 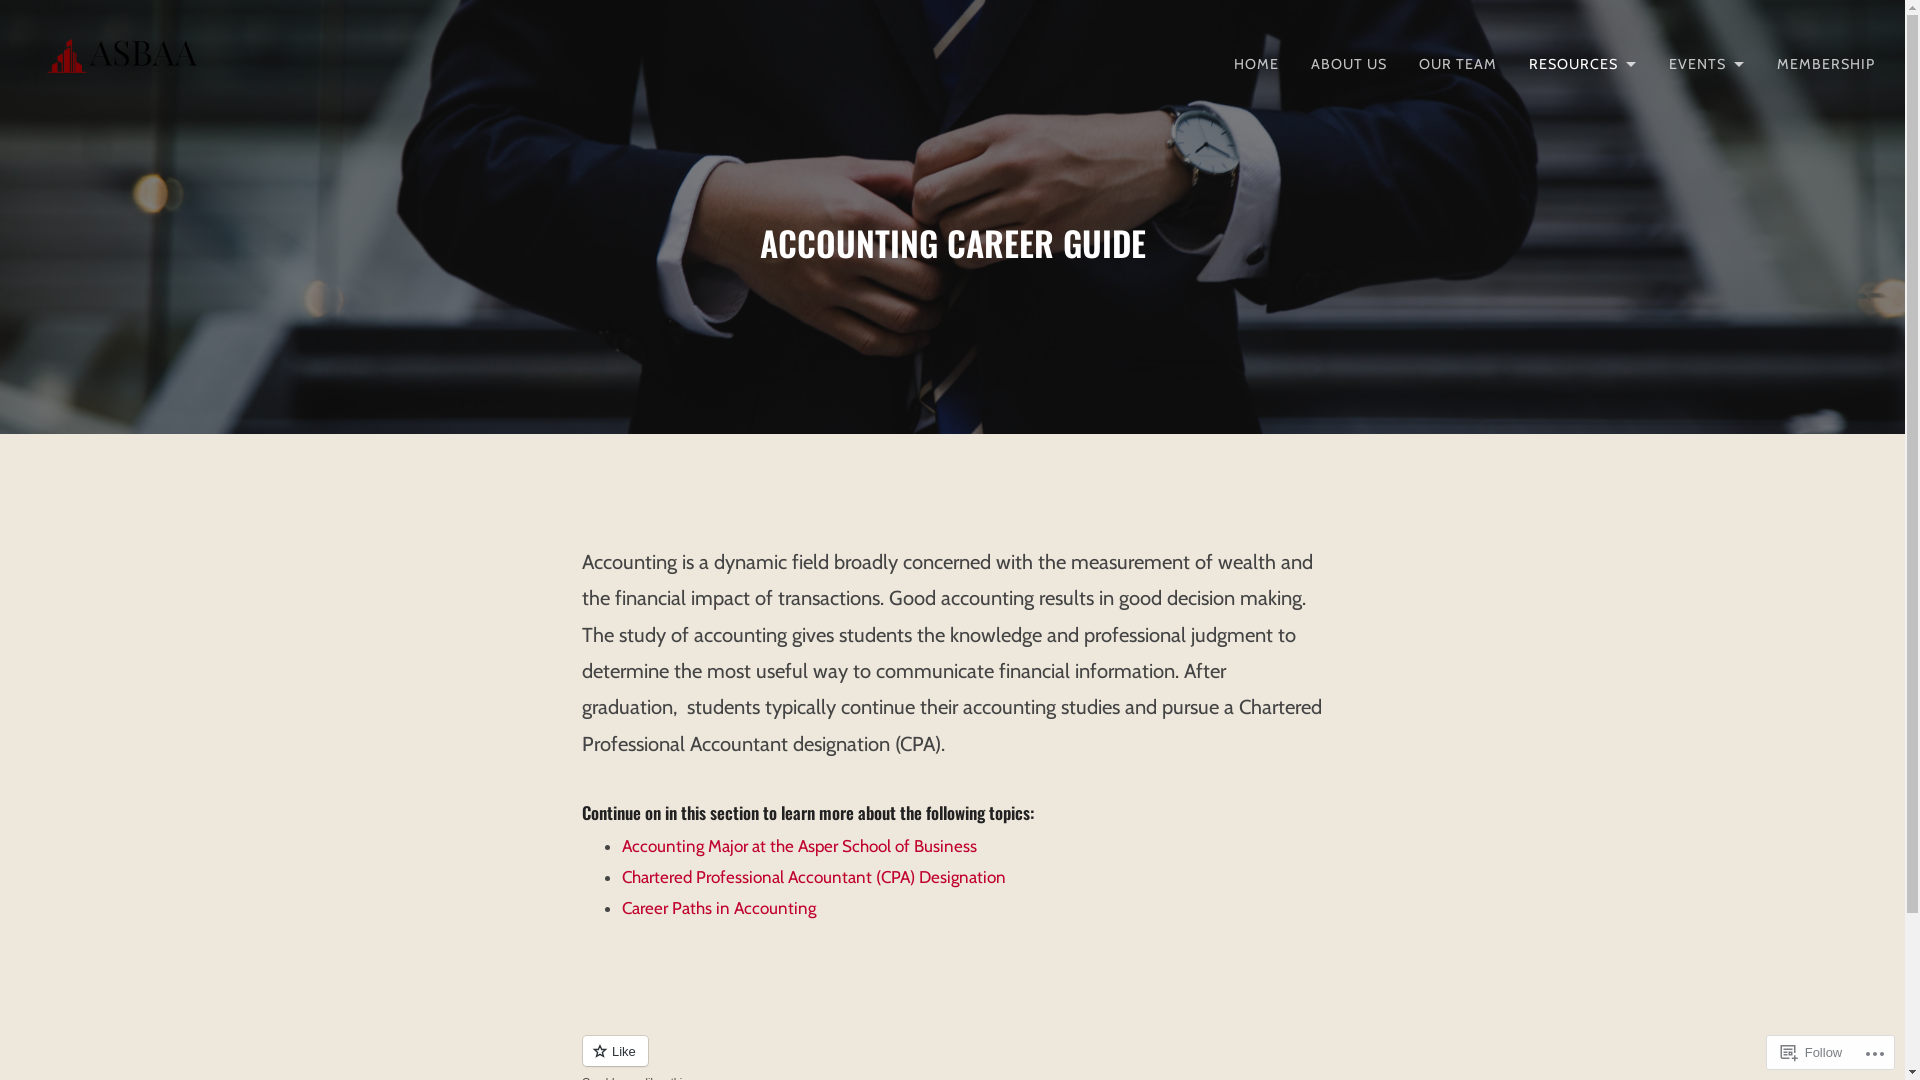 What do you see at coordinates (719, 907) in the screenshot?
I see `'Career Paths in Accounting'` at bounding box center [719, 907].